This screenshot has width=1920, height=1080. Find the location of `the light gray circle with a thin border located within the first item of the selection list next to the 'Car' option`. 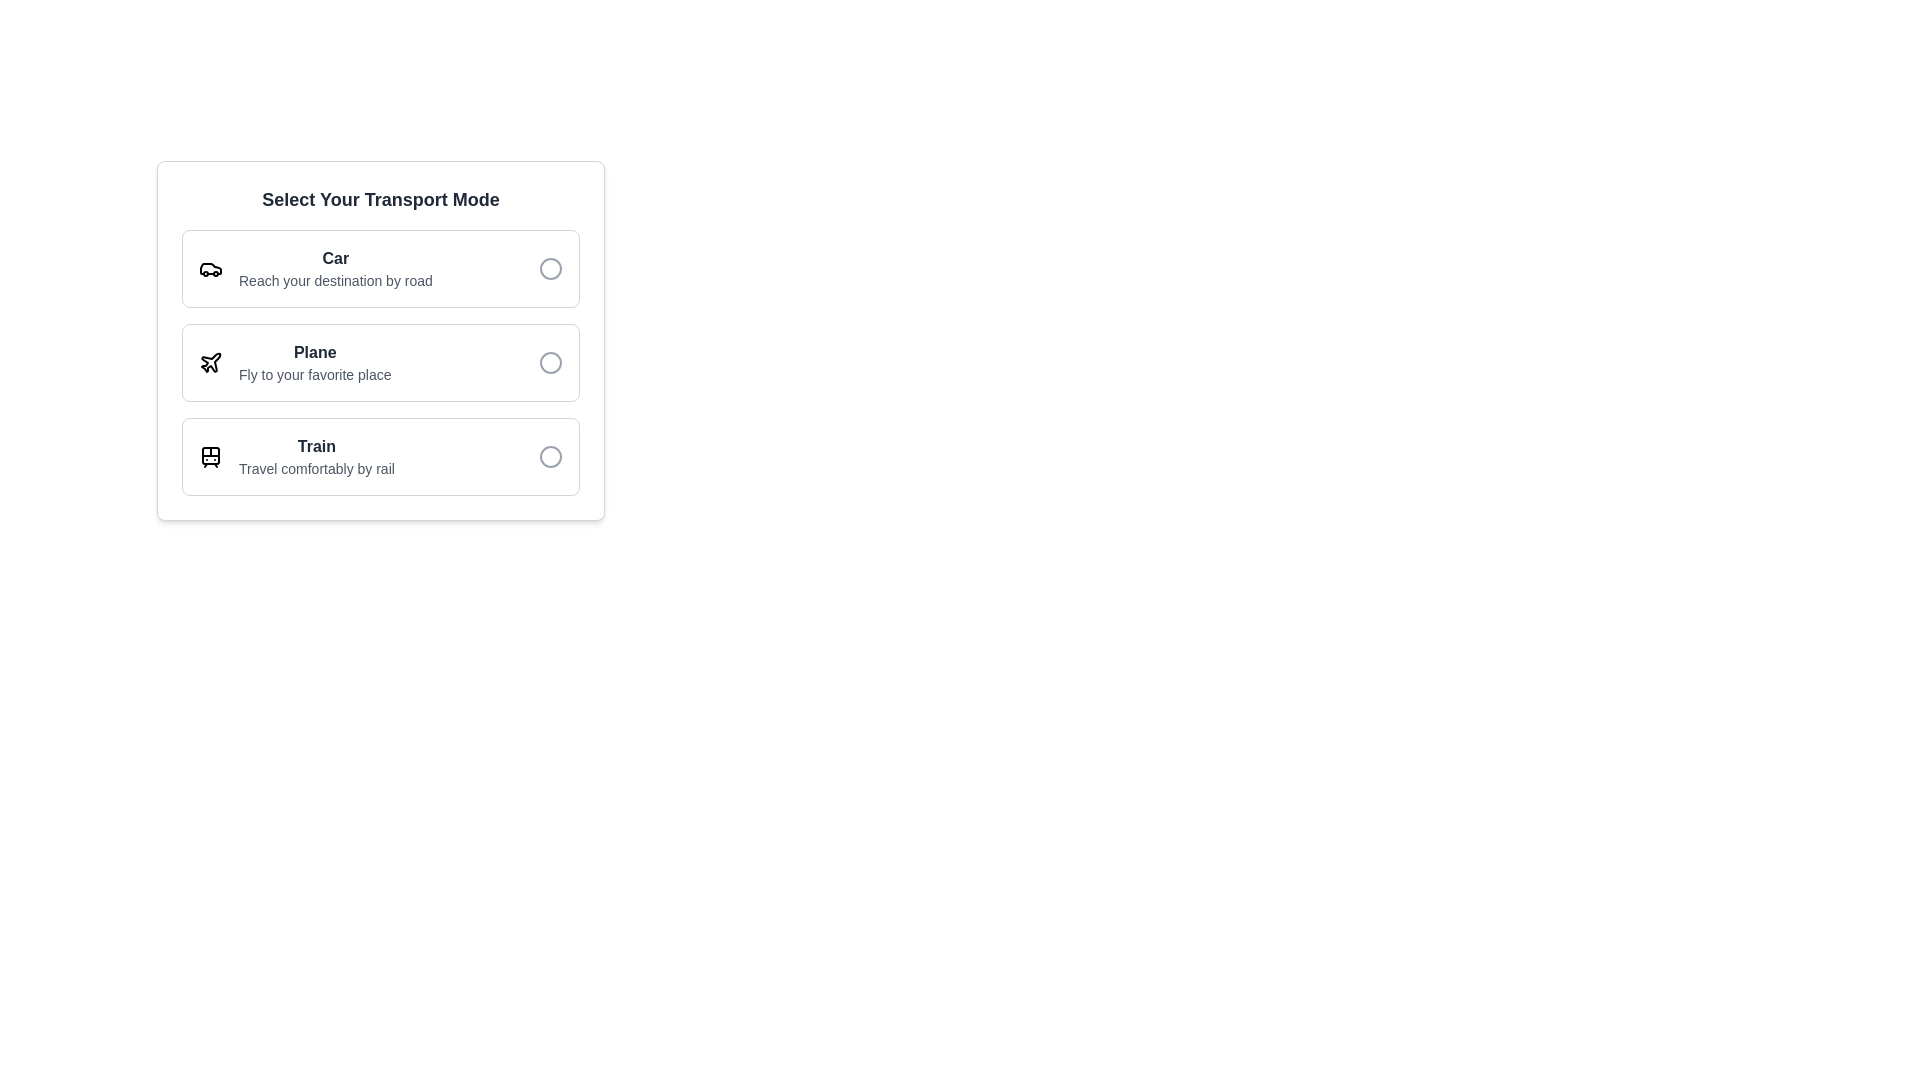

the light gray circle with a thin border located within the first item of the selection list next to the 'Car' option is located at coordinates (551, 268).